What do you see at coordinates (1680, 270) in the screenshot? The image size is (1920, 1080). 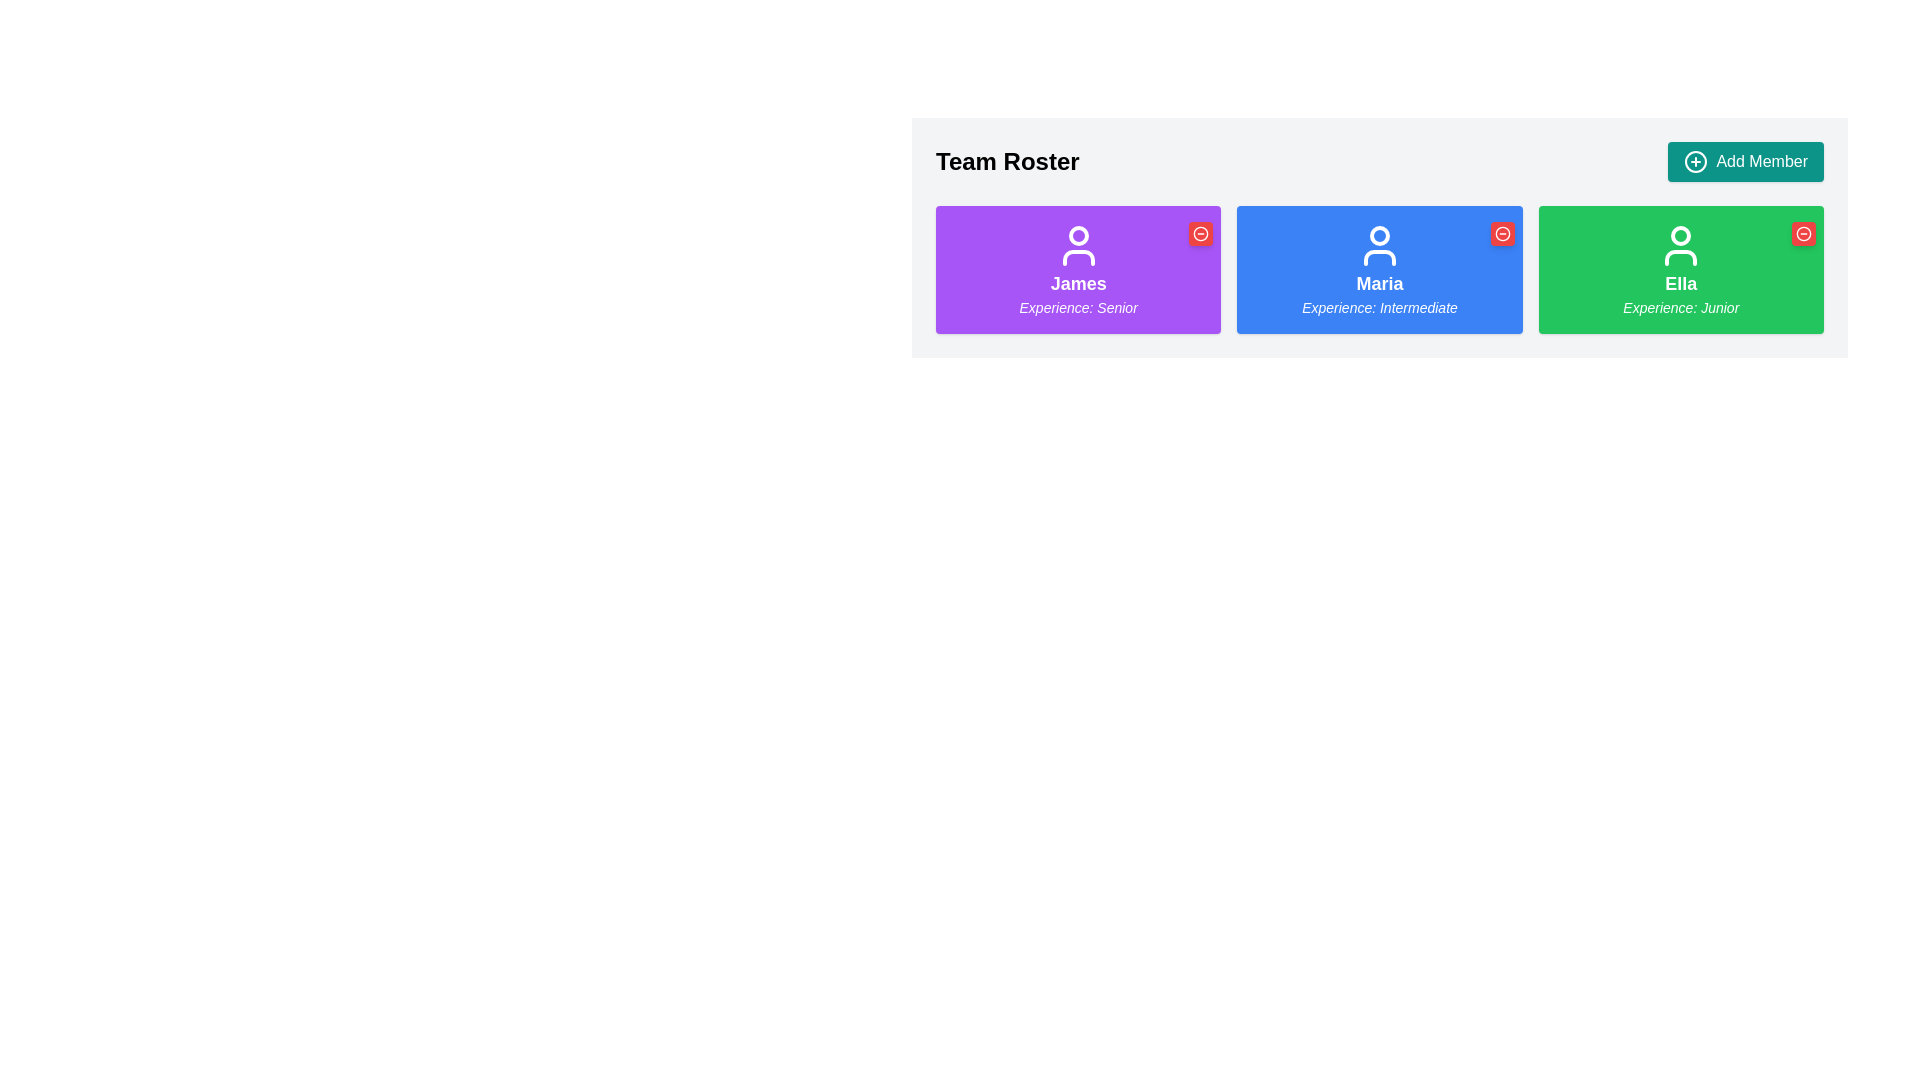 I see `text information from the green card containing the user icon, with the name 'Ella' in bold and the experience level 'Junior' in italicized font` at bounding box center [1680, 270].